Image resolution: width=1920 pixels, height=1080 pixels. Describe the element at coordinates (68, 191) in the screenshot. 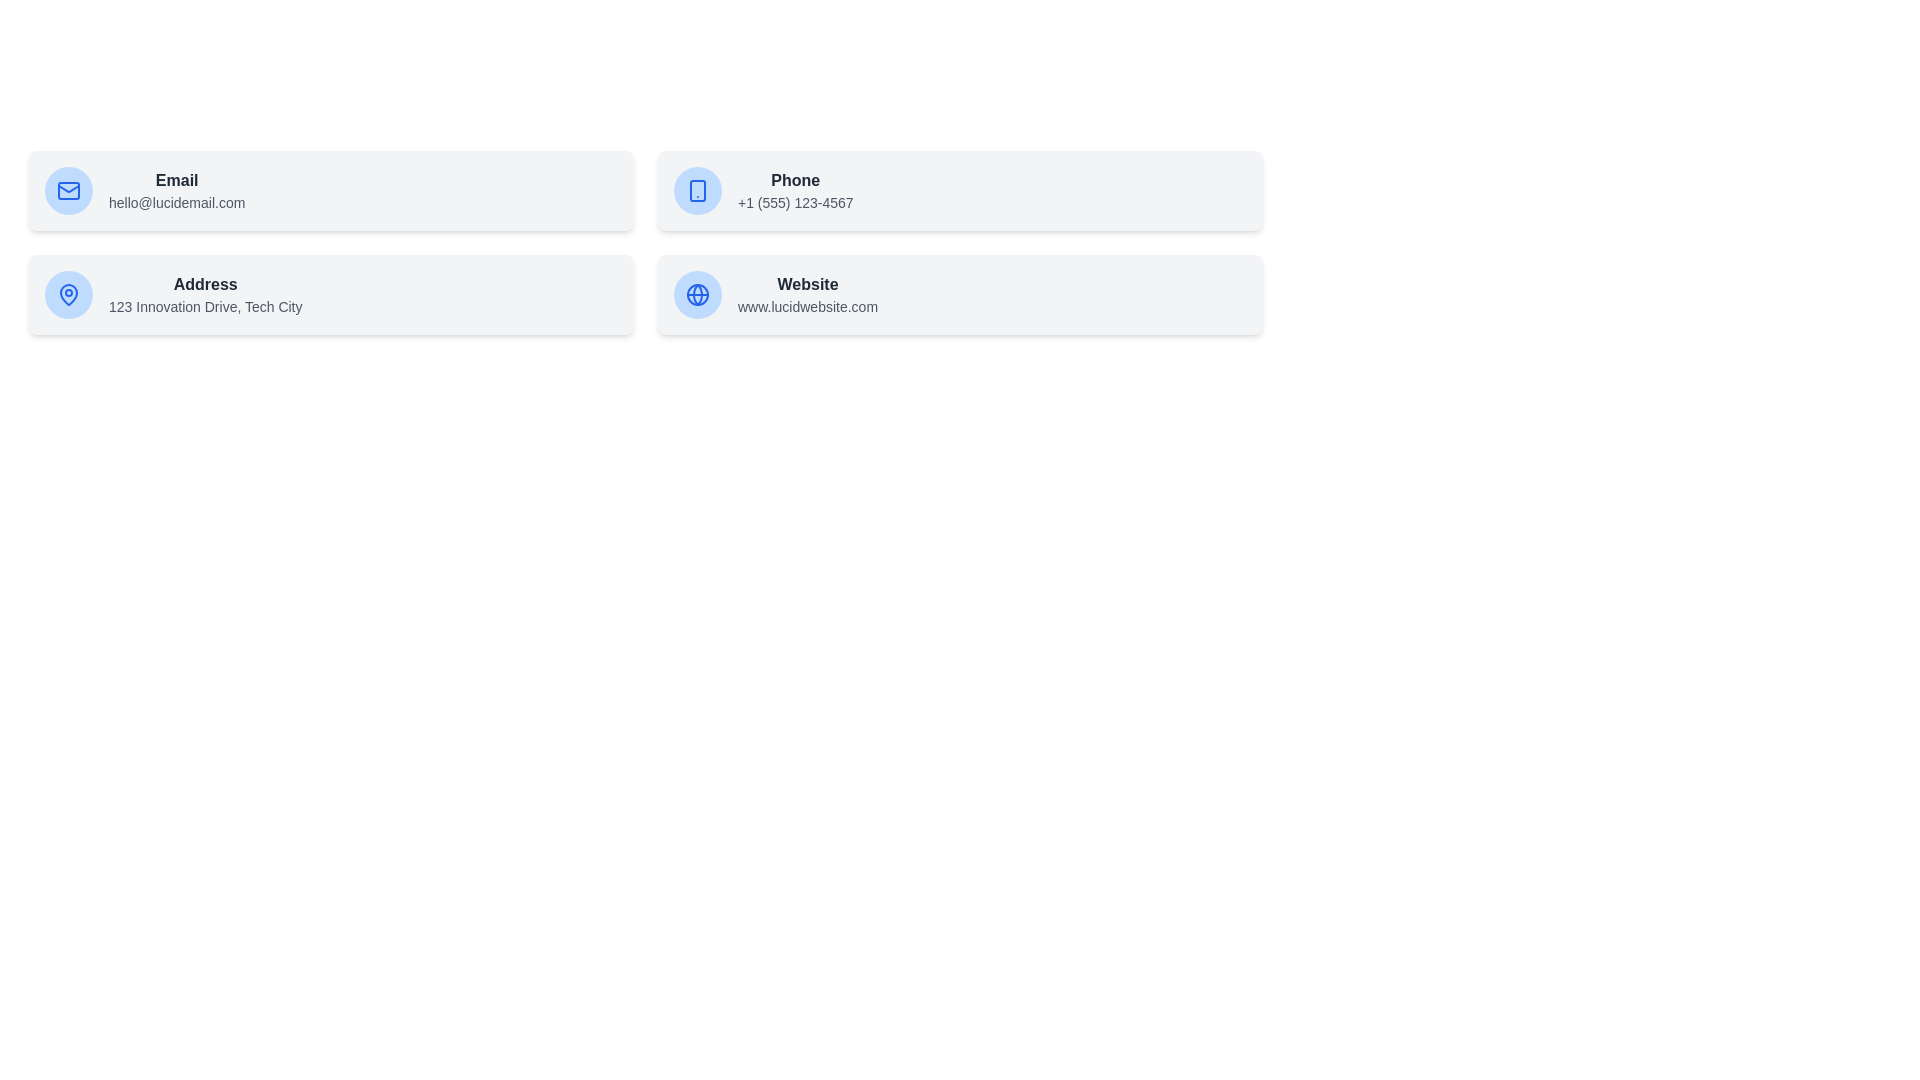

I see `the blue-outlined envelope icon representing the email address 'hello@lucidemail.com', which is located within the leftmost column of the grid of contact information items` at that location.